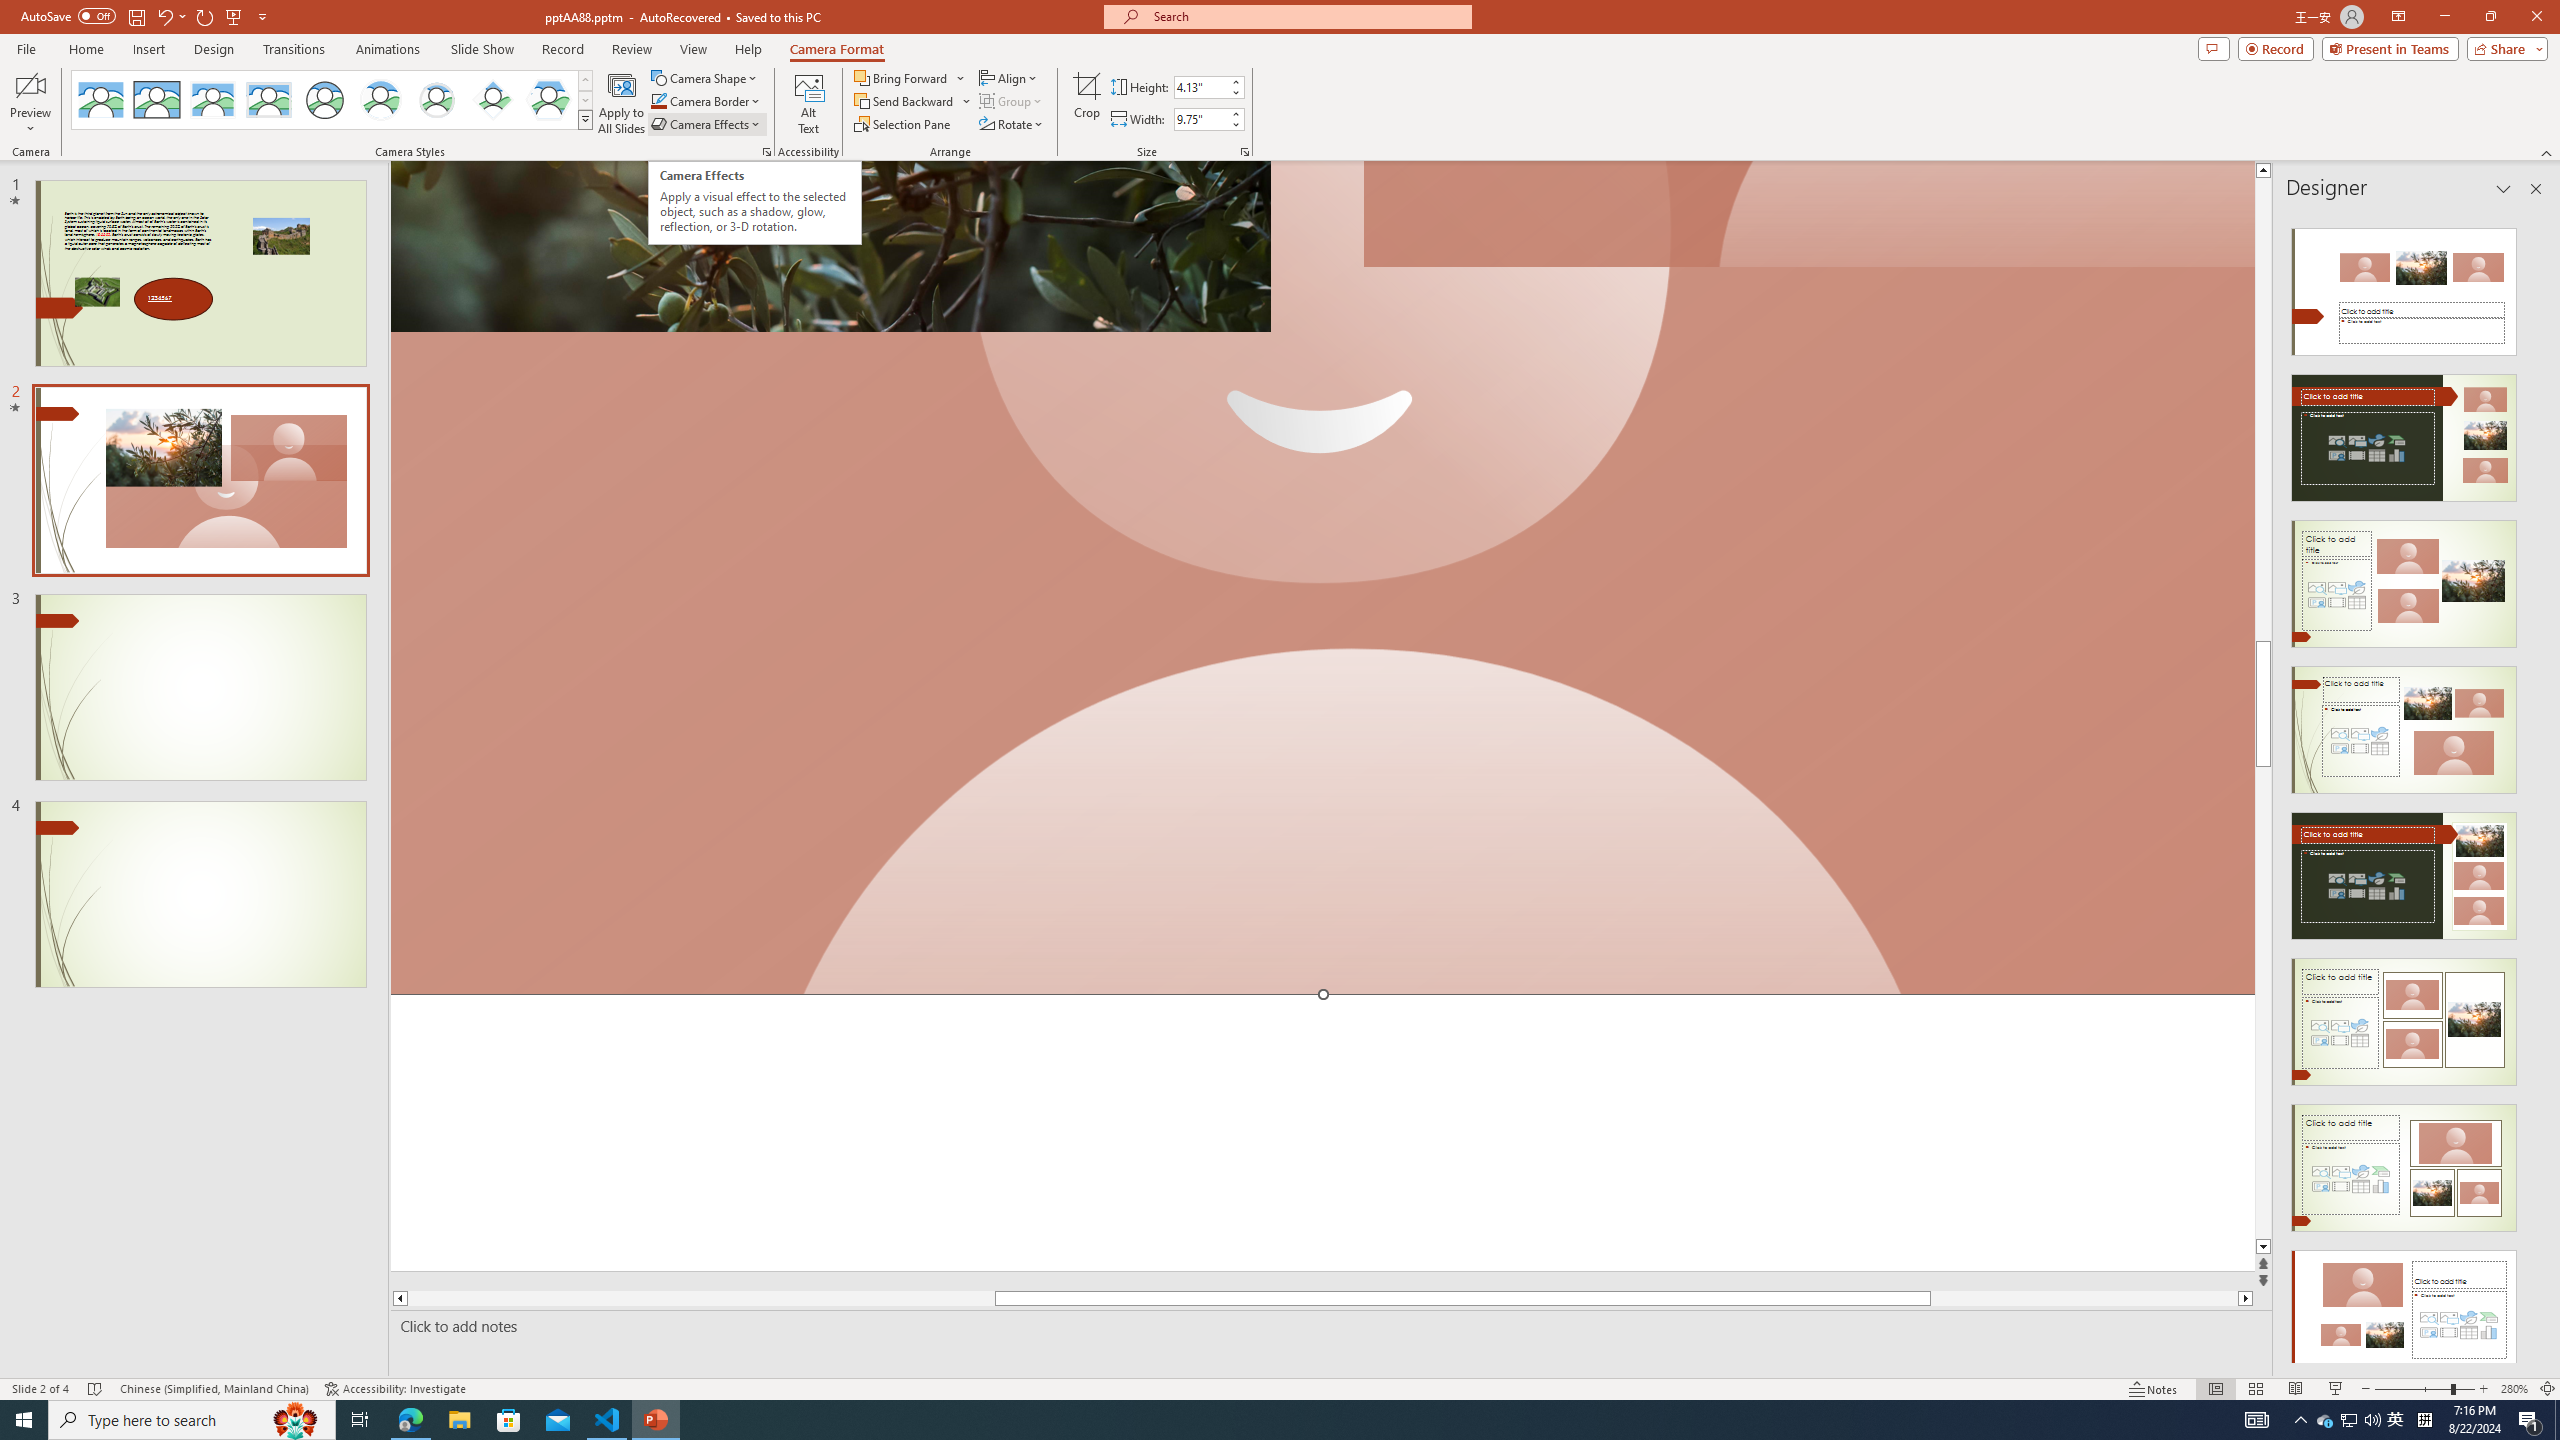 The image size is (2560, 1440). Describe the element at coordinates (705, 99) in the screenshot. I see `'Camera Border'` at that location.